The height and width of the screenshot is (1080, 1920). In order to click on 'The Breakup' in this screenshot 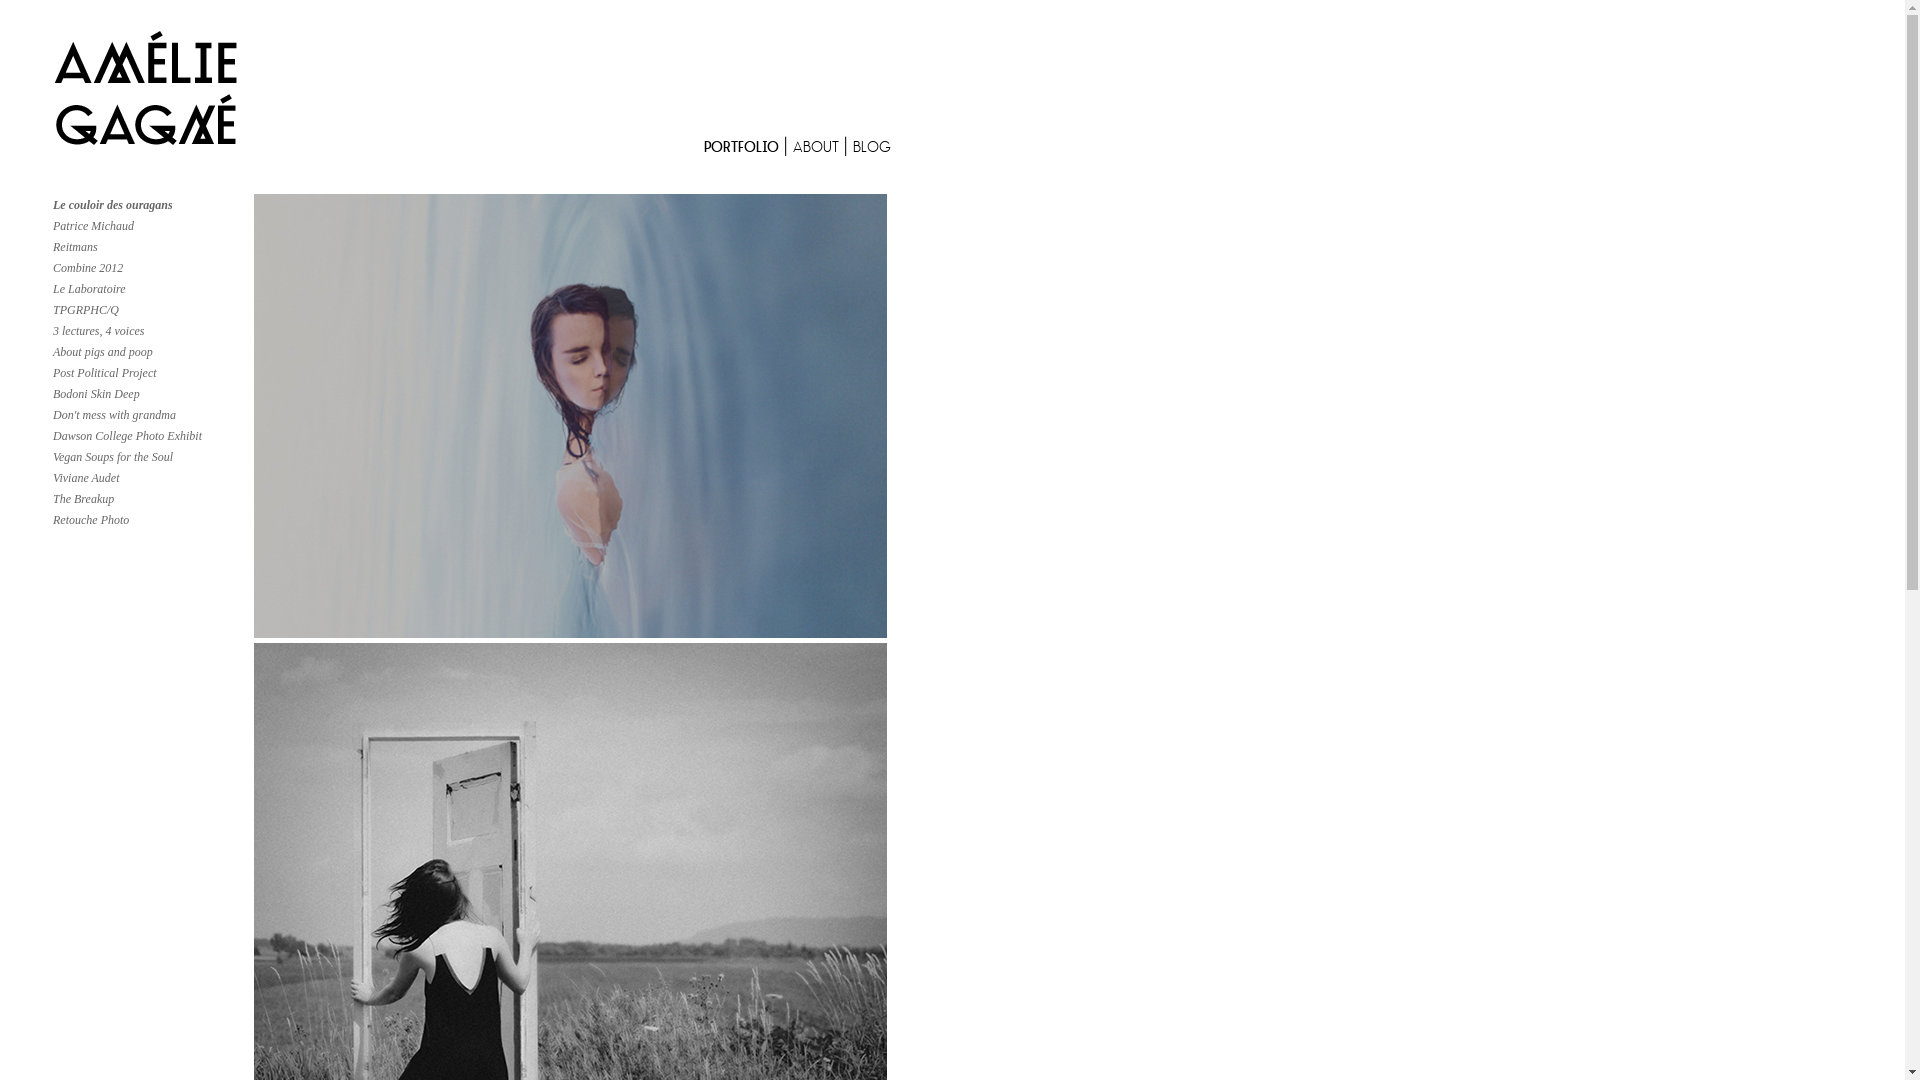, I will do `click(82, 497)`.